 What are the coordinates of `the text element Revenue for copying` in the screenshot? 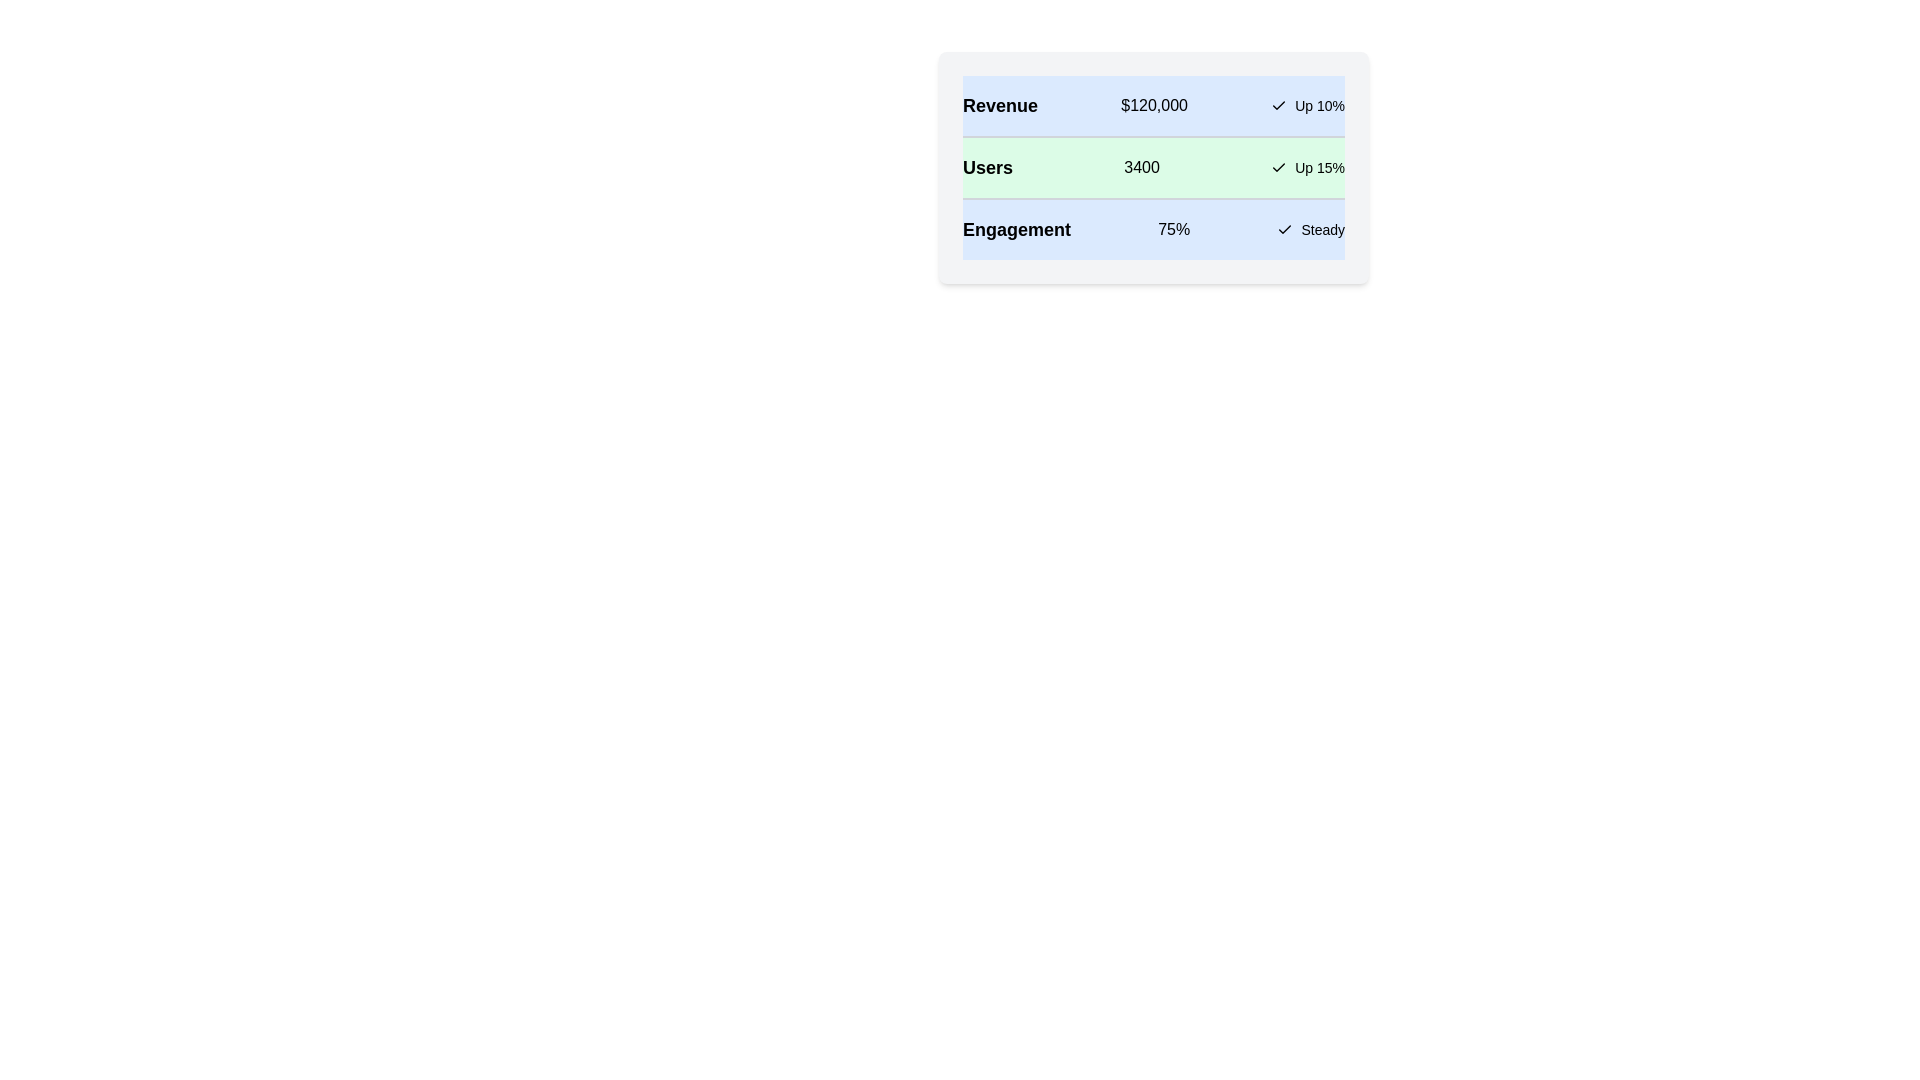 It's located at (1000, 105).